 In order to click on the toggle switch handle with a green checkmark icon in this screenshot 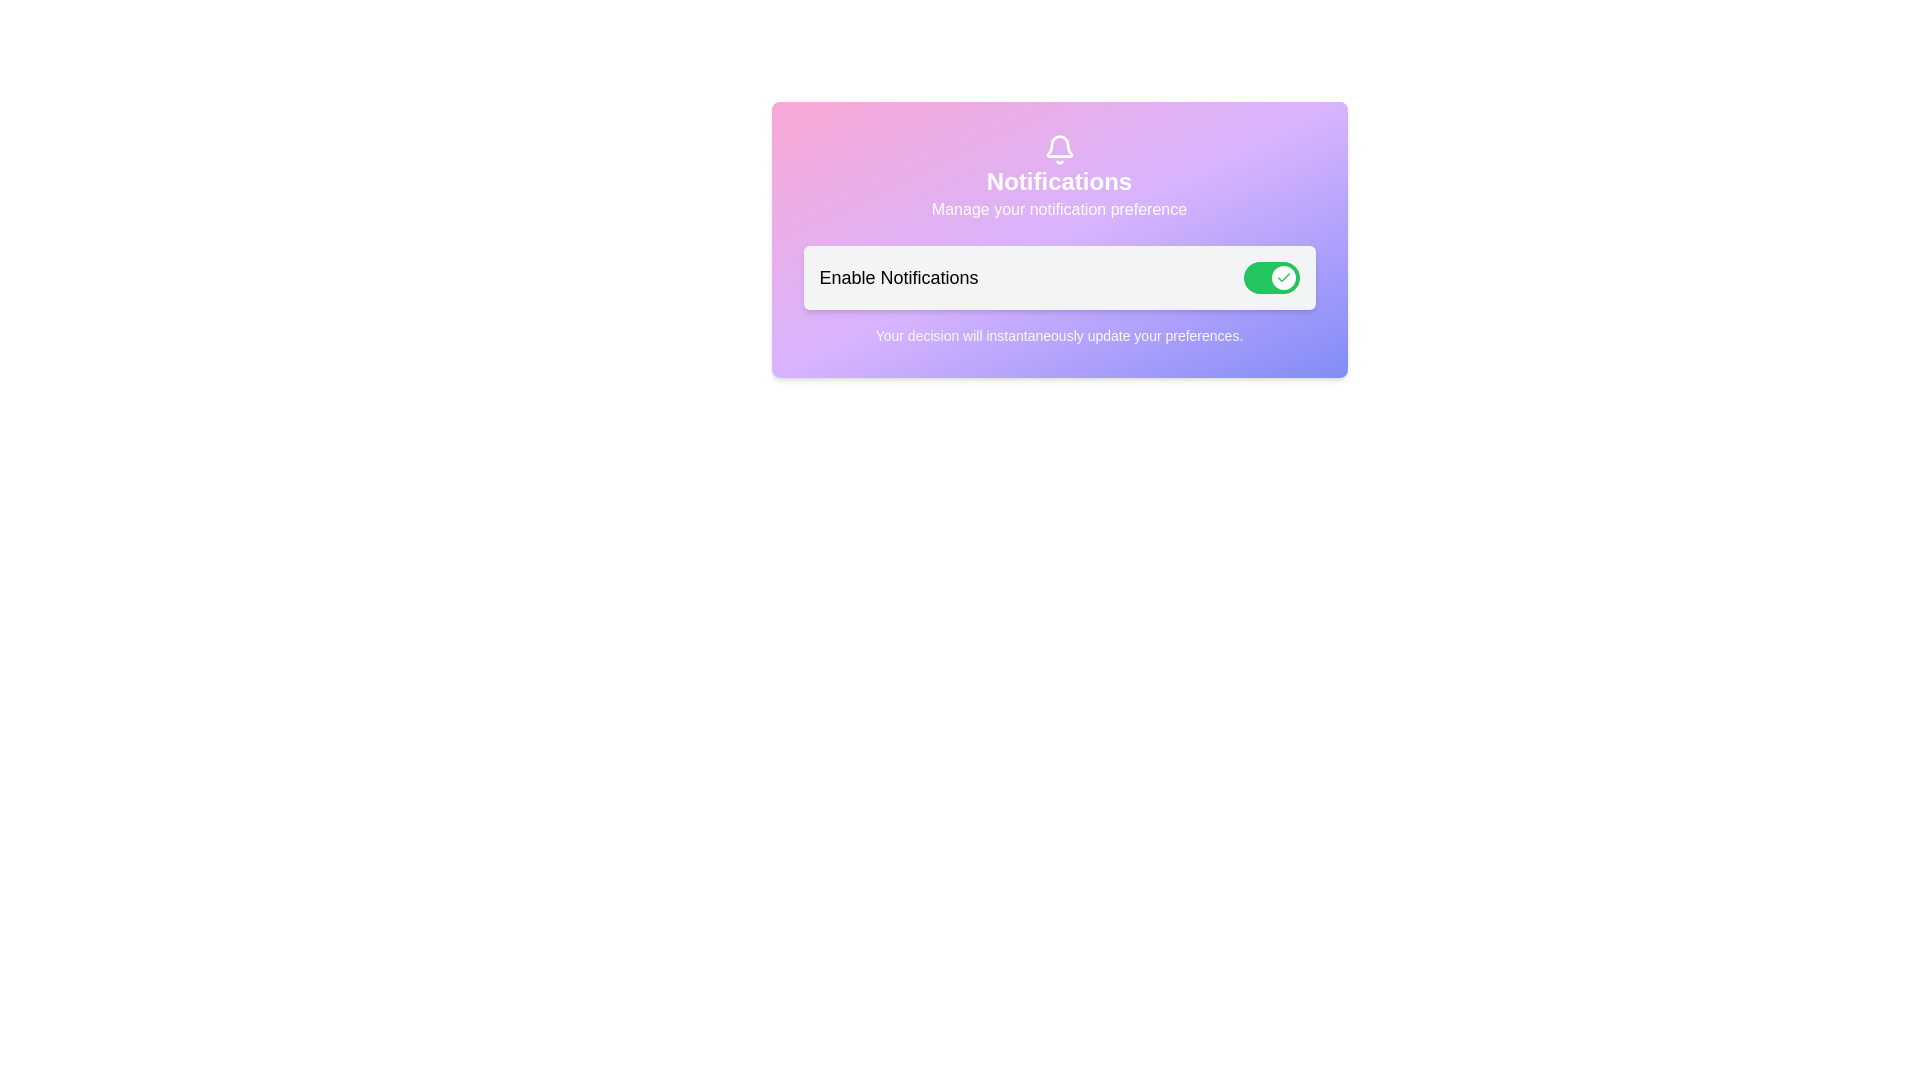, I will do `click(1283, 277)`.